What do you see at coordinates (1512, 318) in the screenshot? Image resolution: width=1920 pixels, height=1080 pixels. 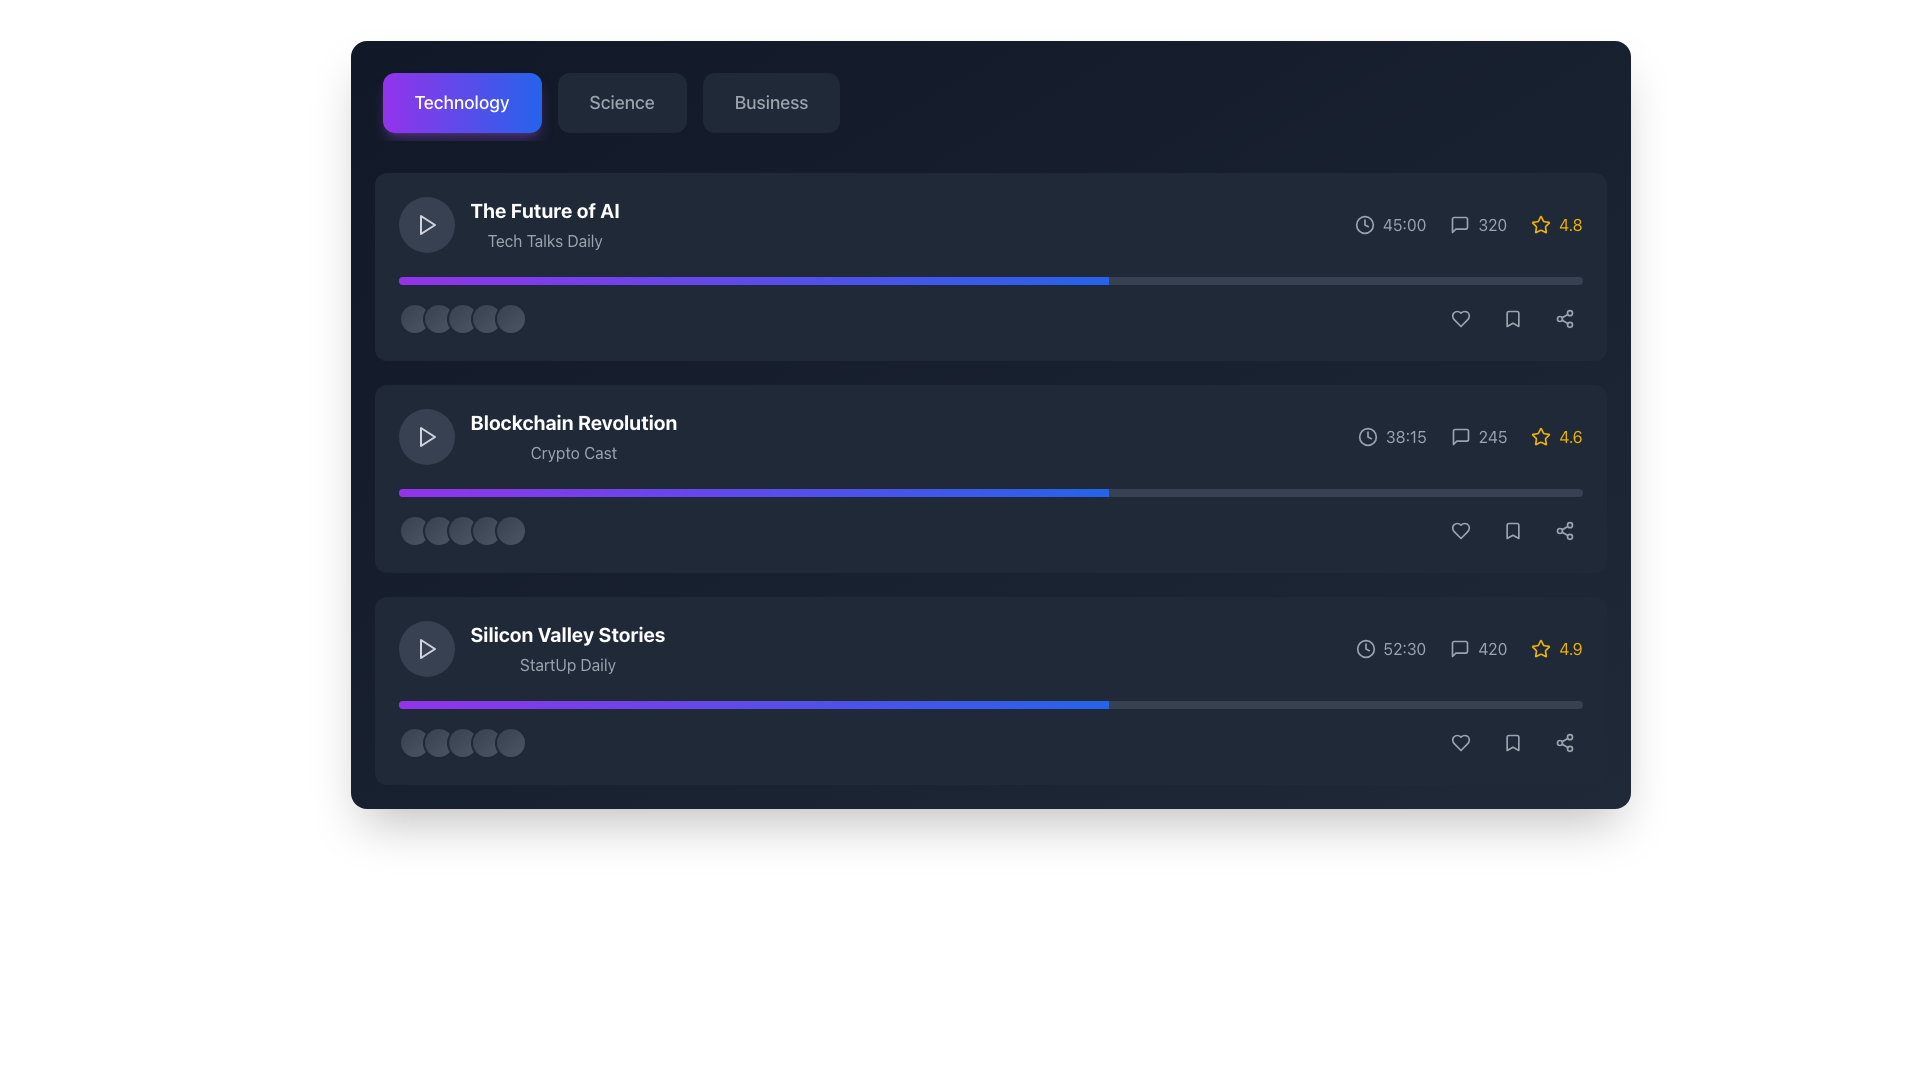 I see `the bookmark icon button, which is styled as a modern vector bookmark outline located on the far right of the middle entry in a vertical list of content items, adjacent to a heart icon on the left and a share icon on the right` at bounding box center [1512, 318].